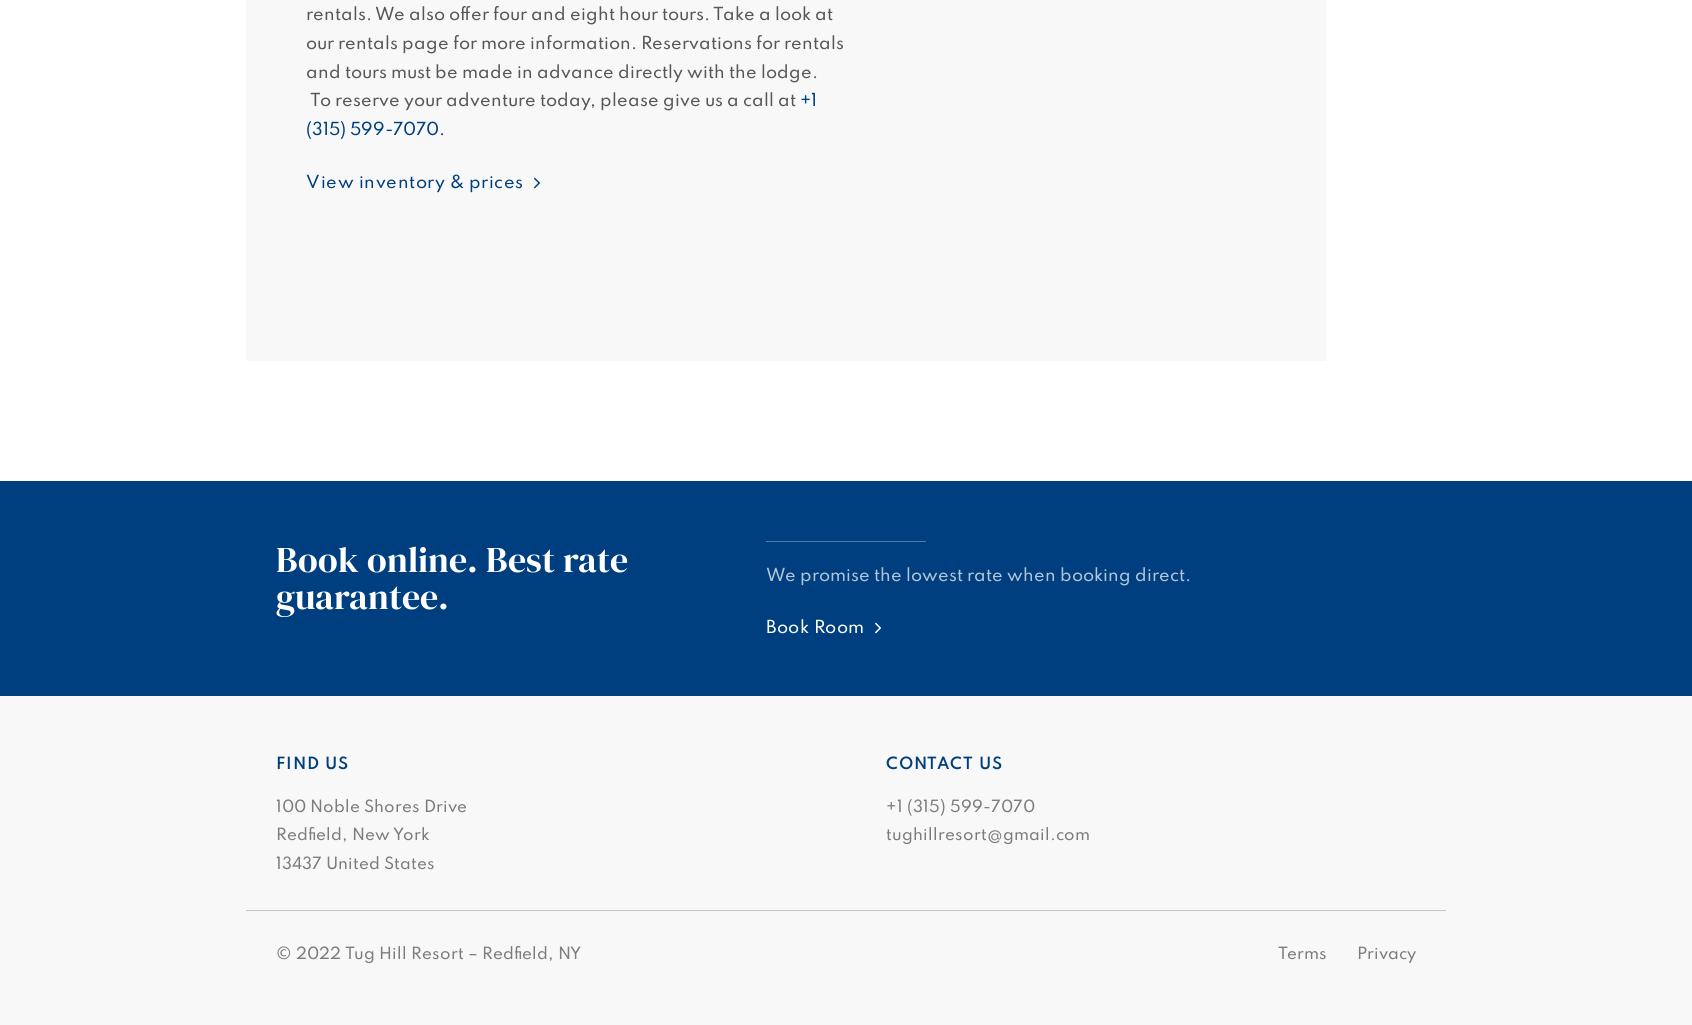  What do you see at coordinates (311, 764) in the screenshot?
I see `'FIND US'` at bounding box center [311, 764].